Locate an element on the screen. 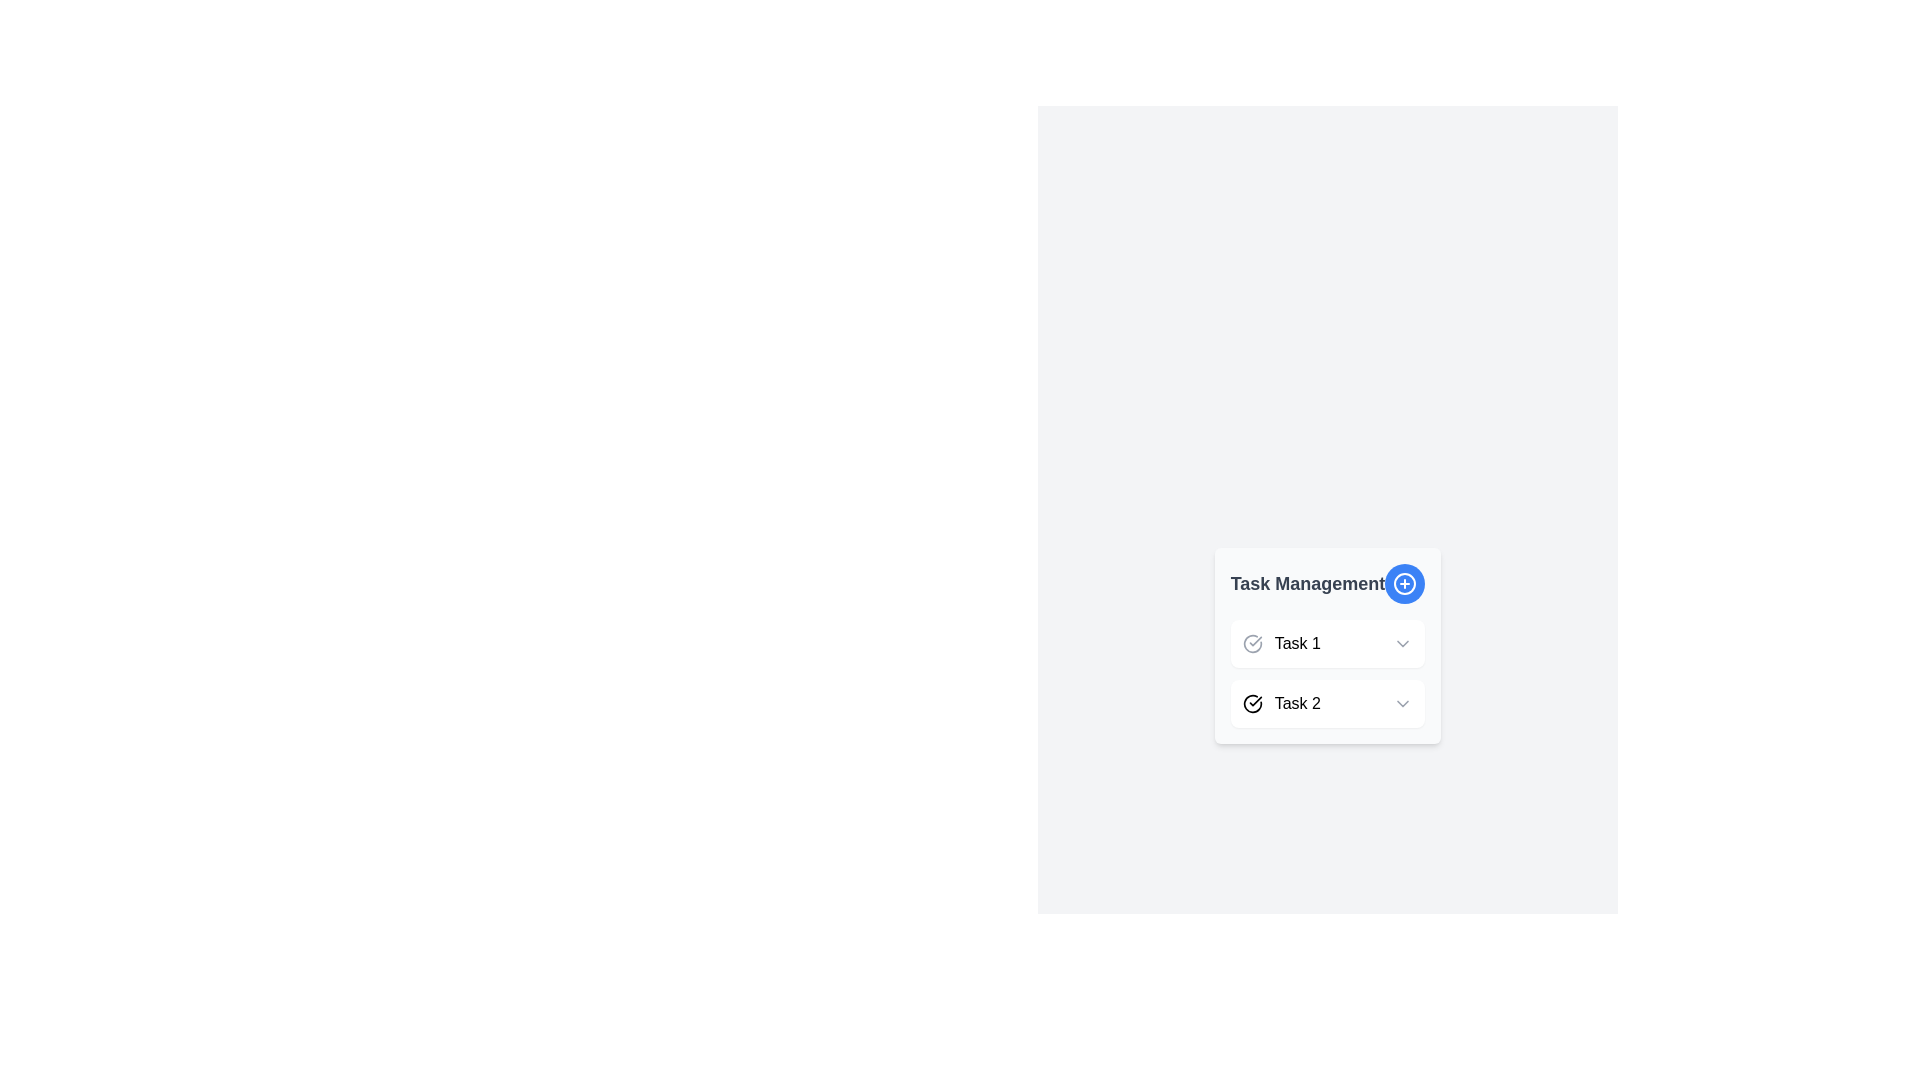 Image resolution: width=1920 pixels, height=1080 pixels. the blue rounded button with white text located to the right of the 'Task Management' header is located at coordinates (1404, 583).